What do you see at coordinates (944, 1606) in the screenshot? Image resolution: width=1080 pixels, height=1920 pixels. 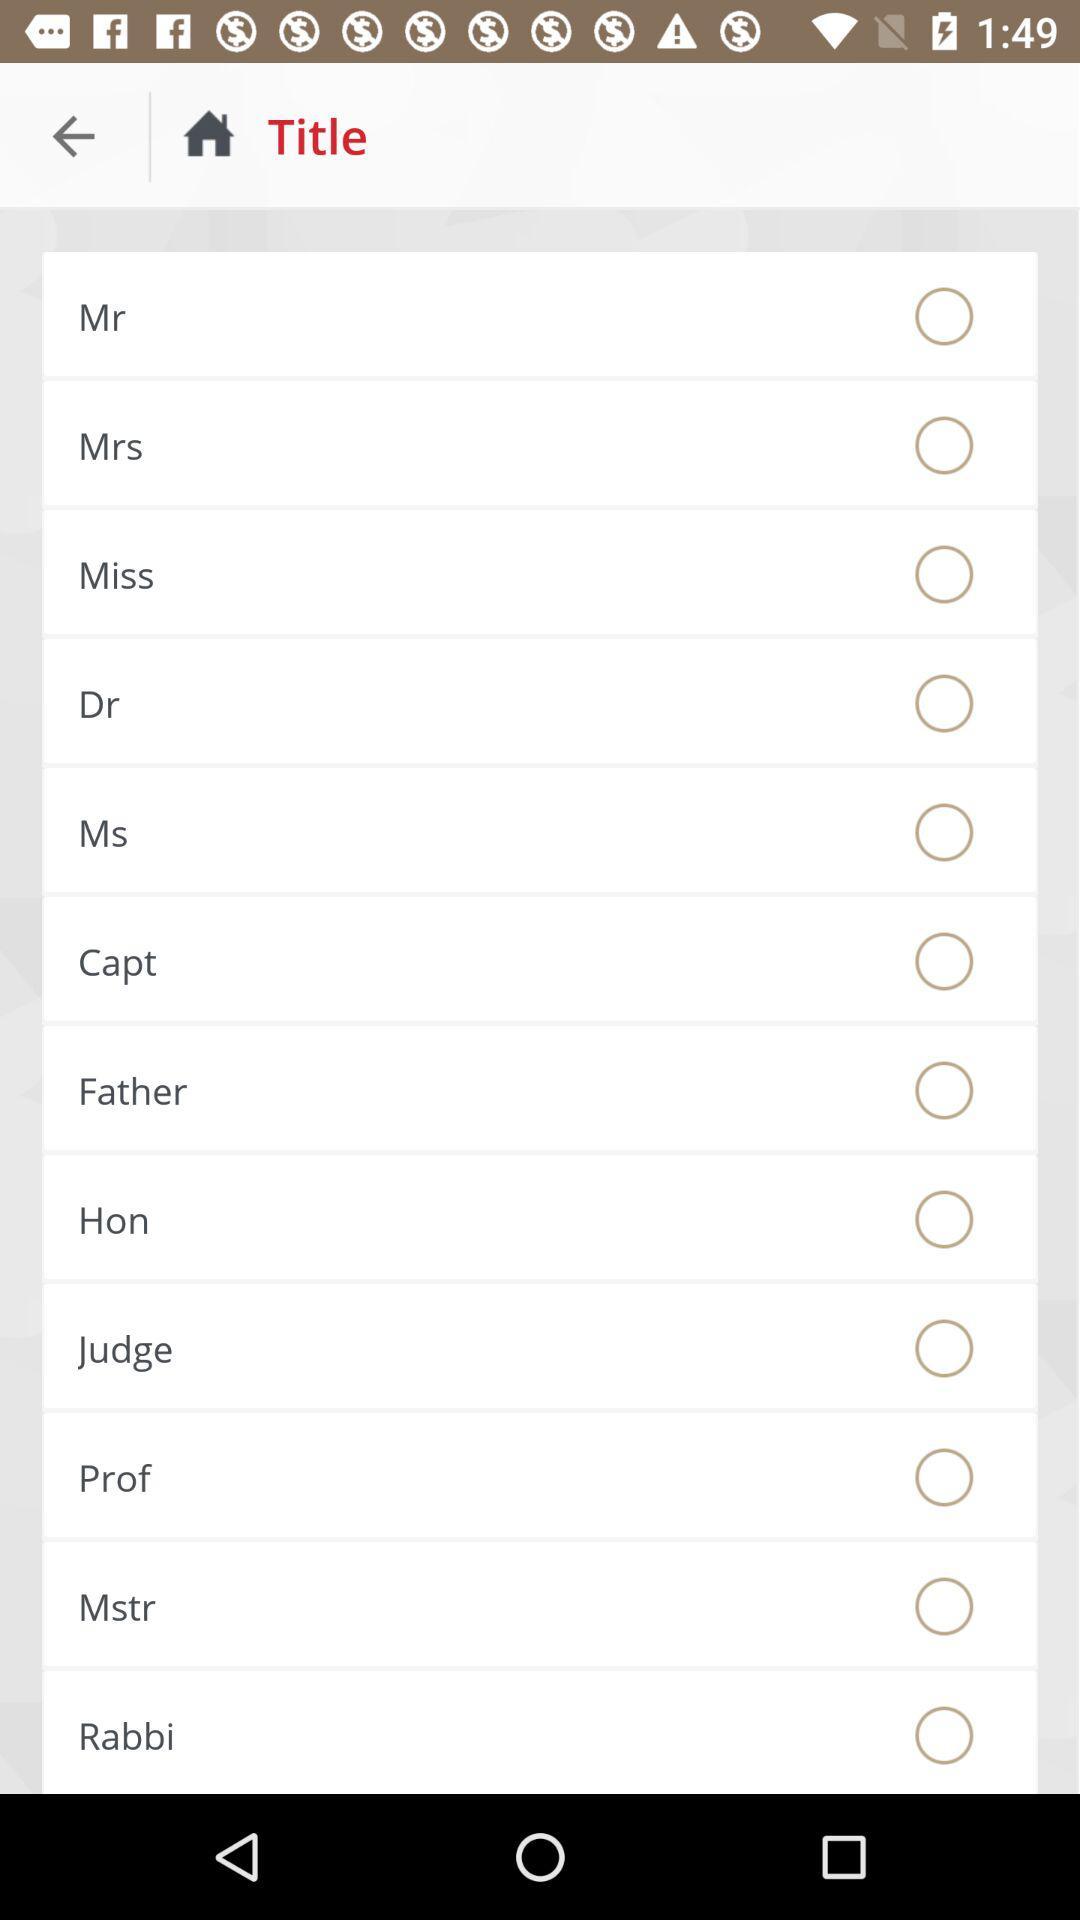 I see `choose if this is your title` at bounding box center [944, 1606].